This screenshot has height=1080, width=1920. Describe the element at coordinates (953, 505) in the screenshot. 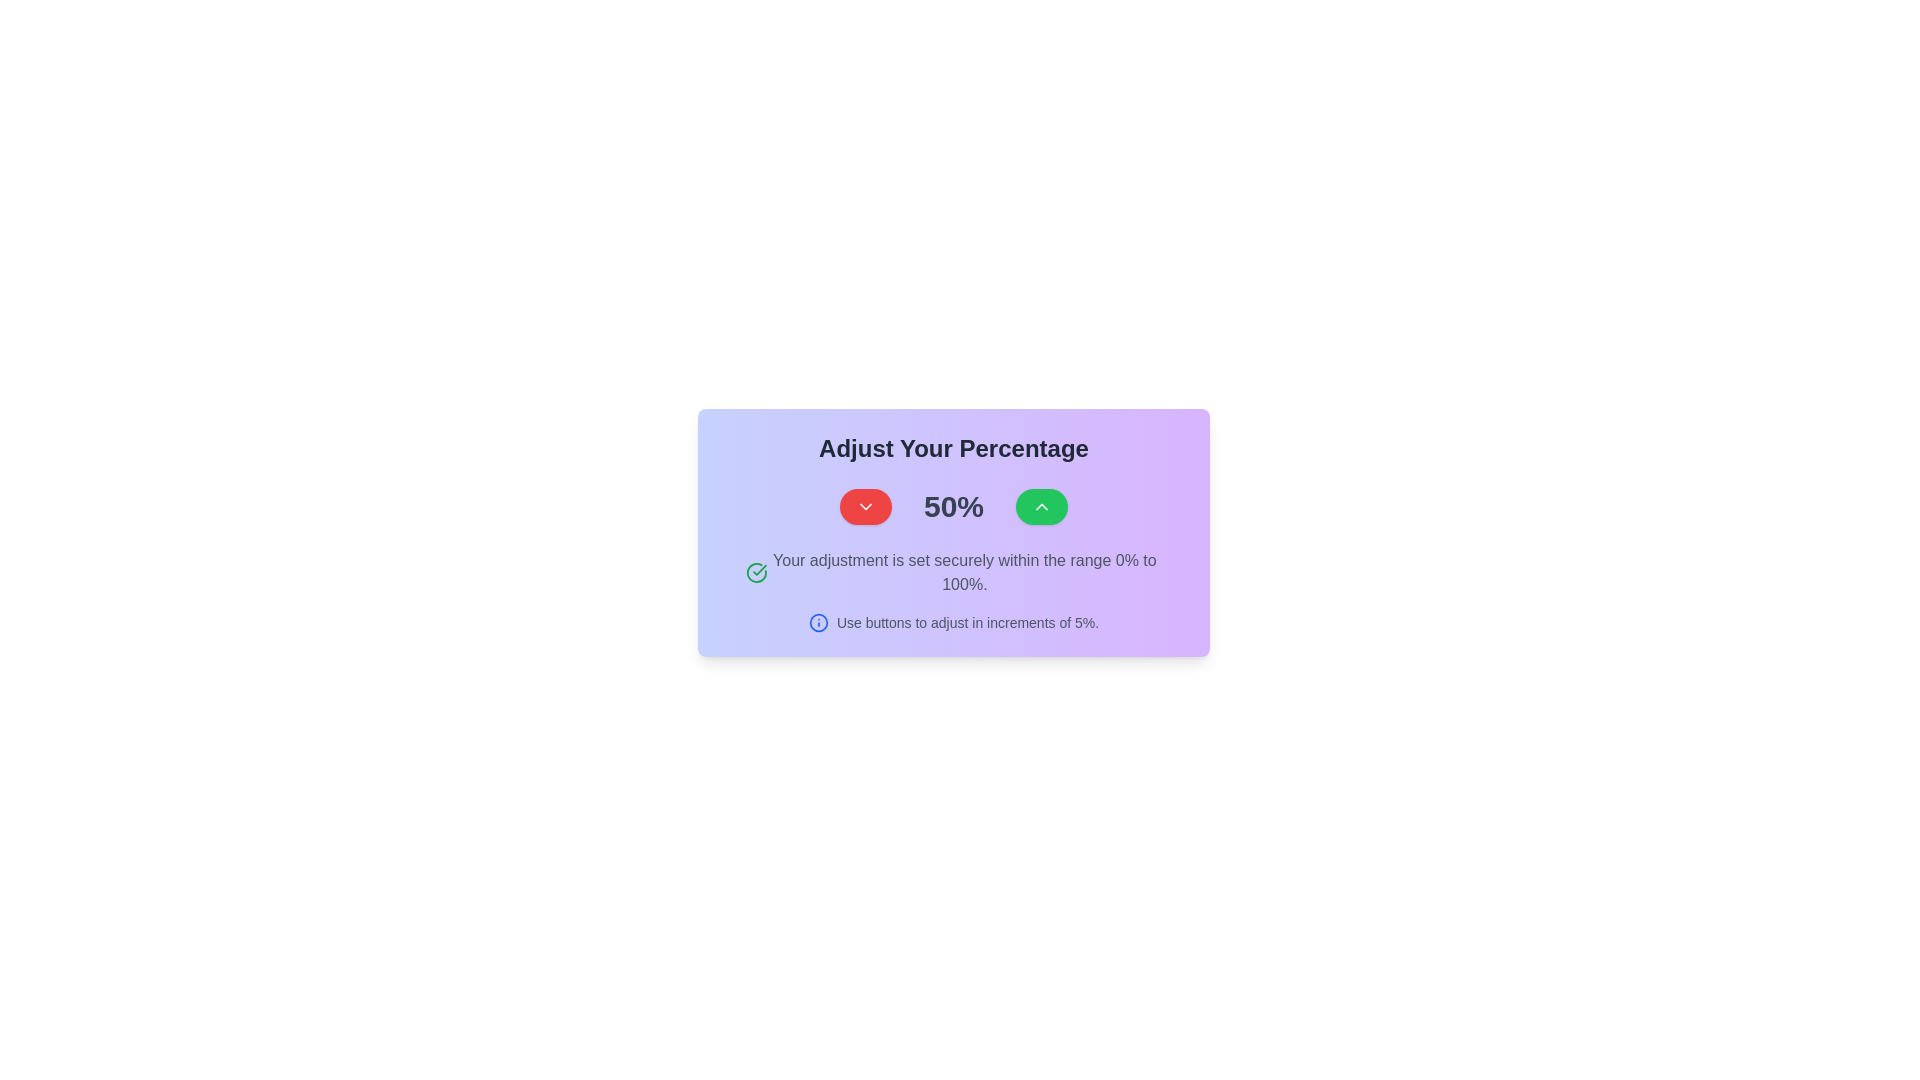

I see `the Text Display that shows the current percentage value, located between a red decrement button and a green increment button` at that location.